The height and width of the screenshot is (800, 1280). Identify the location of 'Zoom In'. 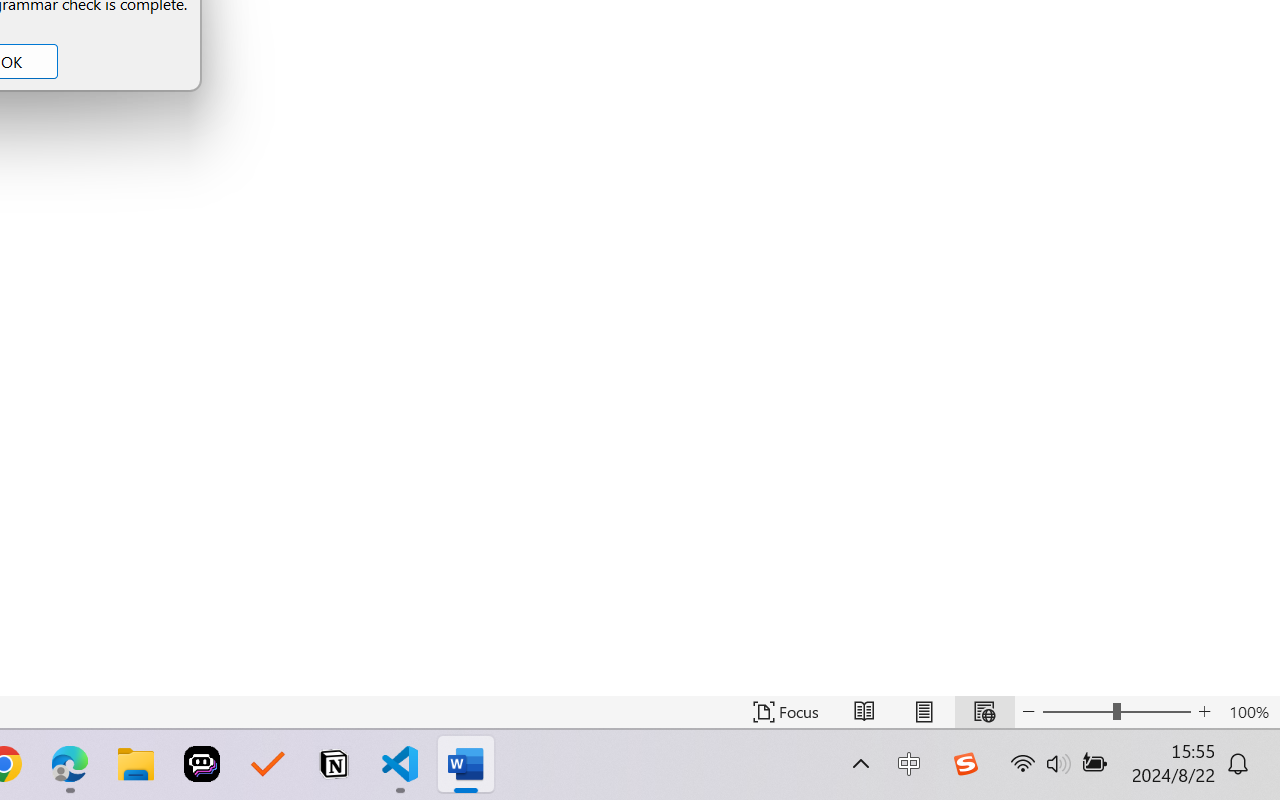
(1204, 711).